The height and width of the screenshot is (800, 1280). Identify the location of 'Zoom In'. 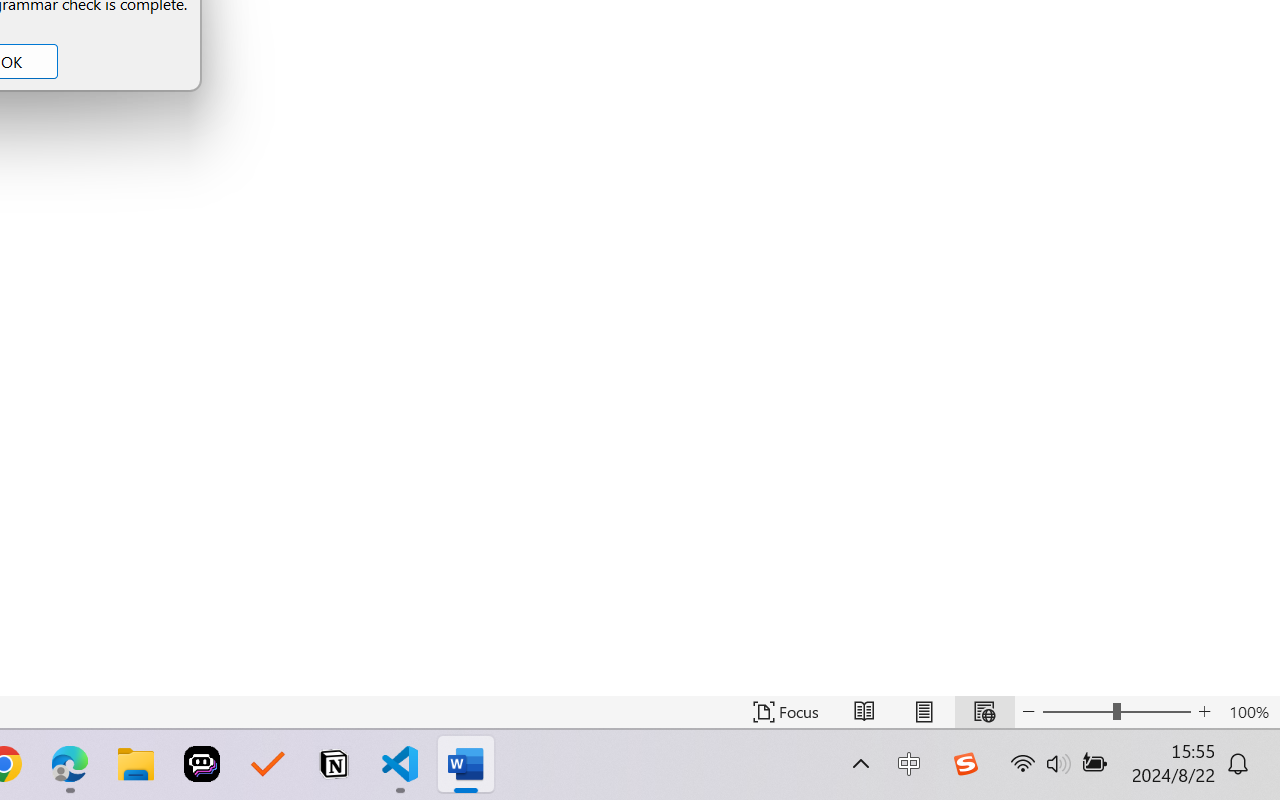
(1204, 711).